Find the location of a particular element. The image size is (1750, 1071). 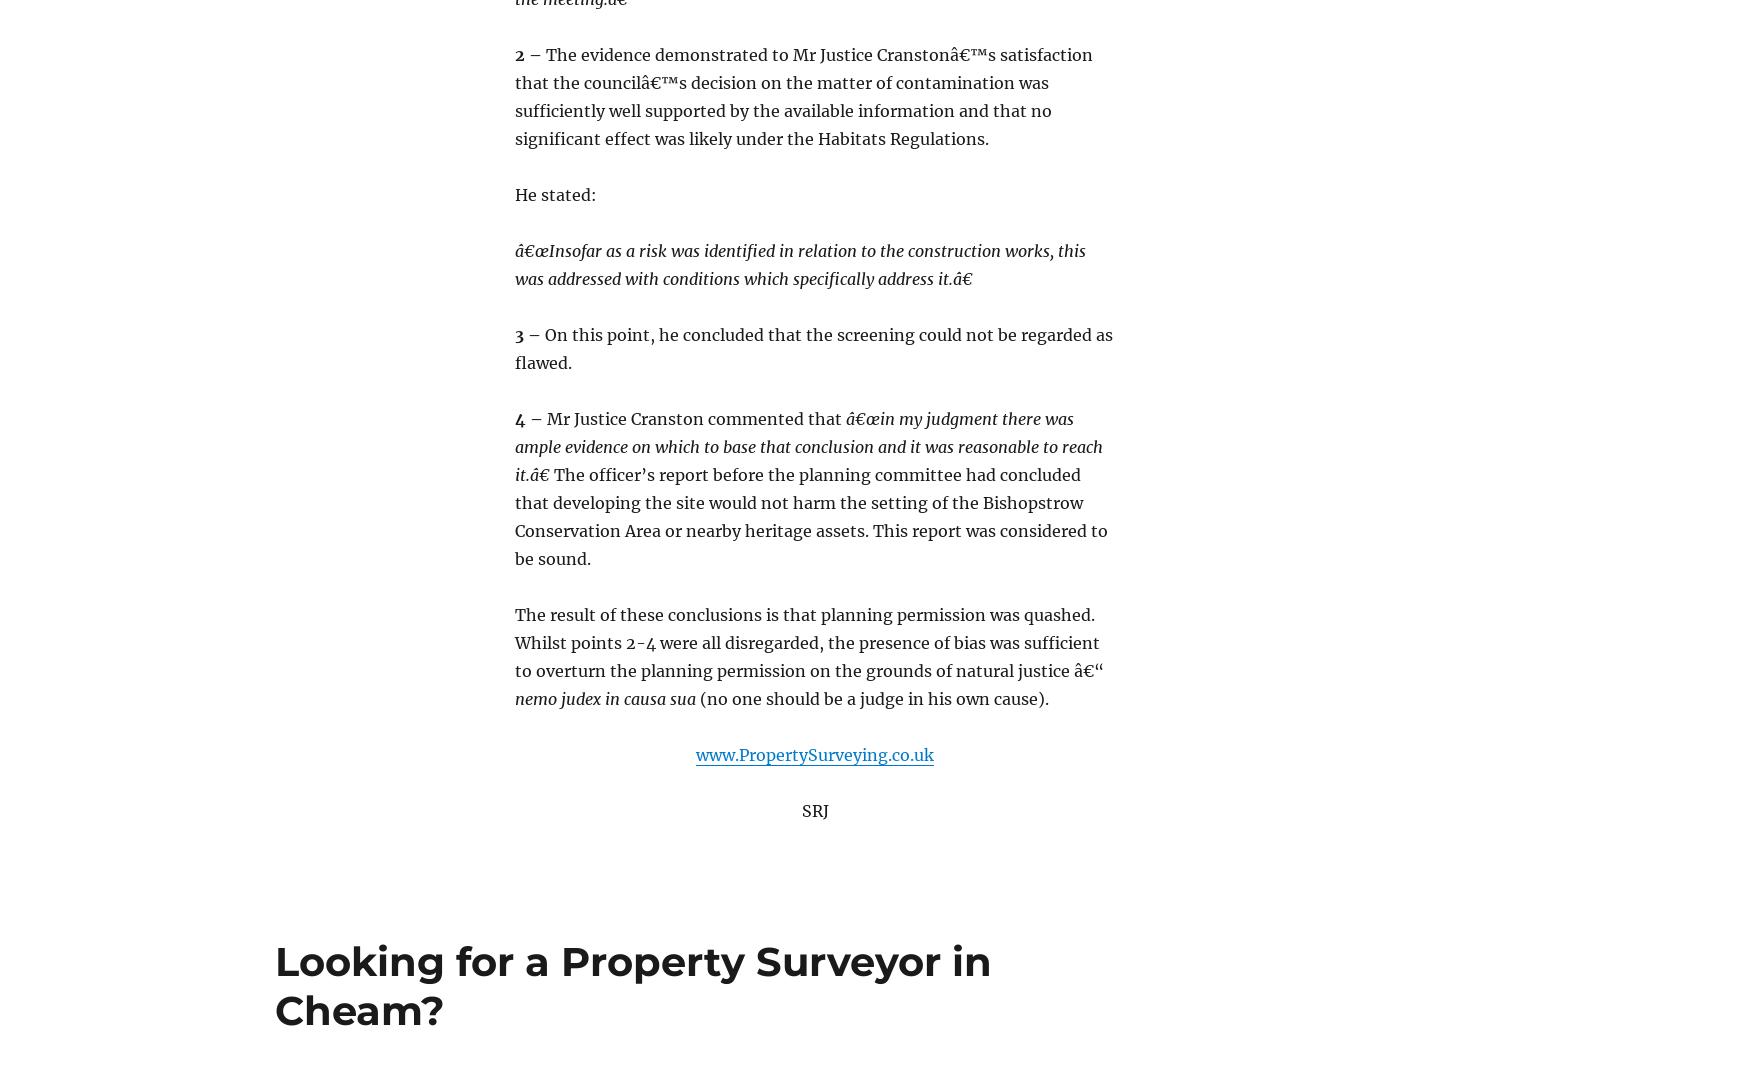

'â€œin my judgment there was ample evidence on which to base that conclusion and it was reasonable to reach it.â€' is located at coordinates (808, 445).